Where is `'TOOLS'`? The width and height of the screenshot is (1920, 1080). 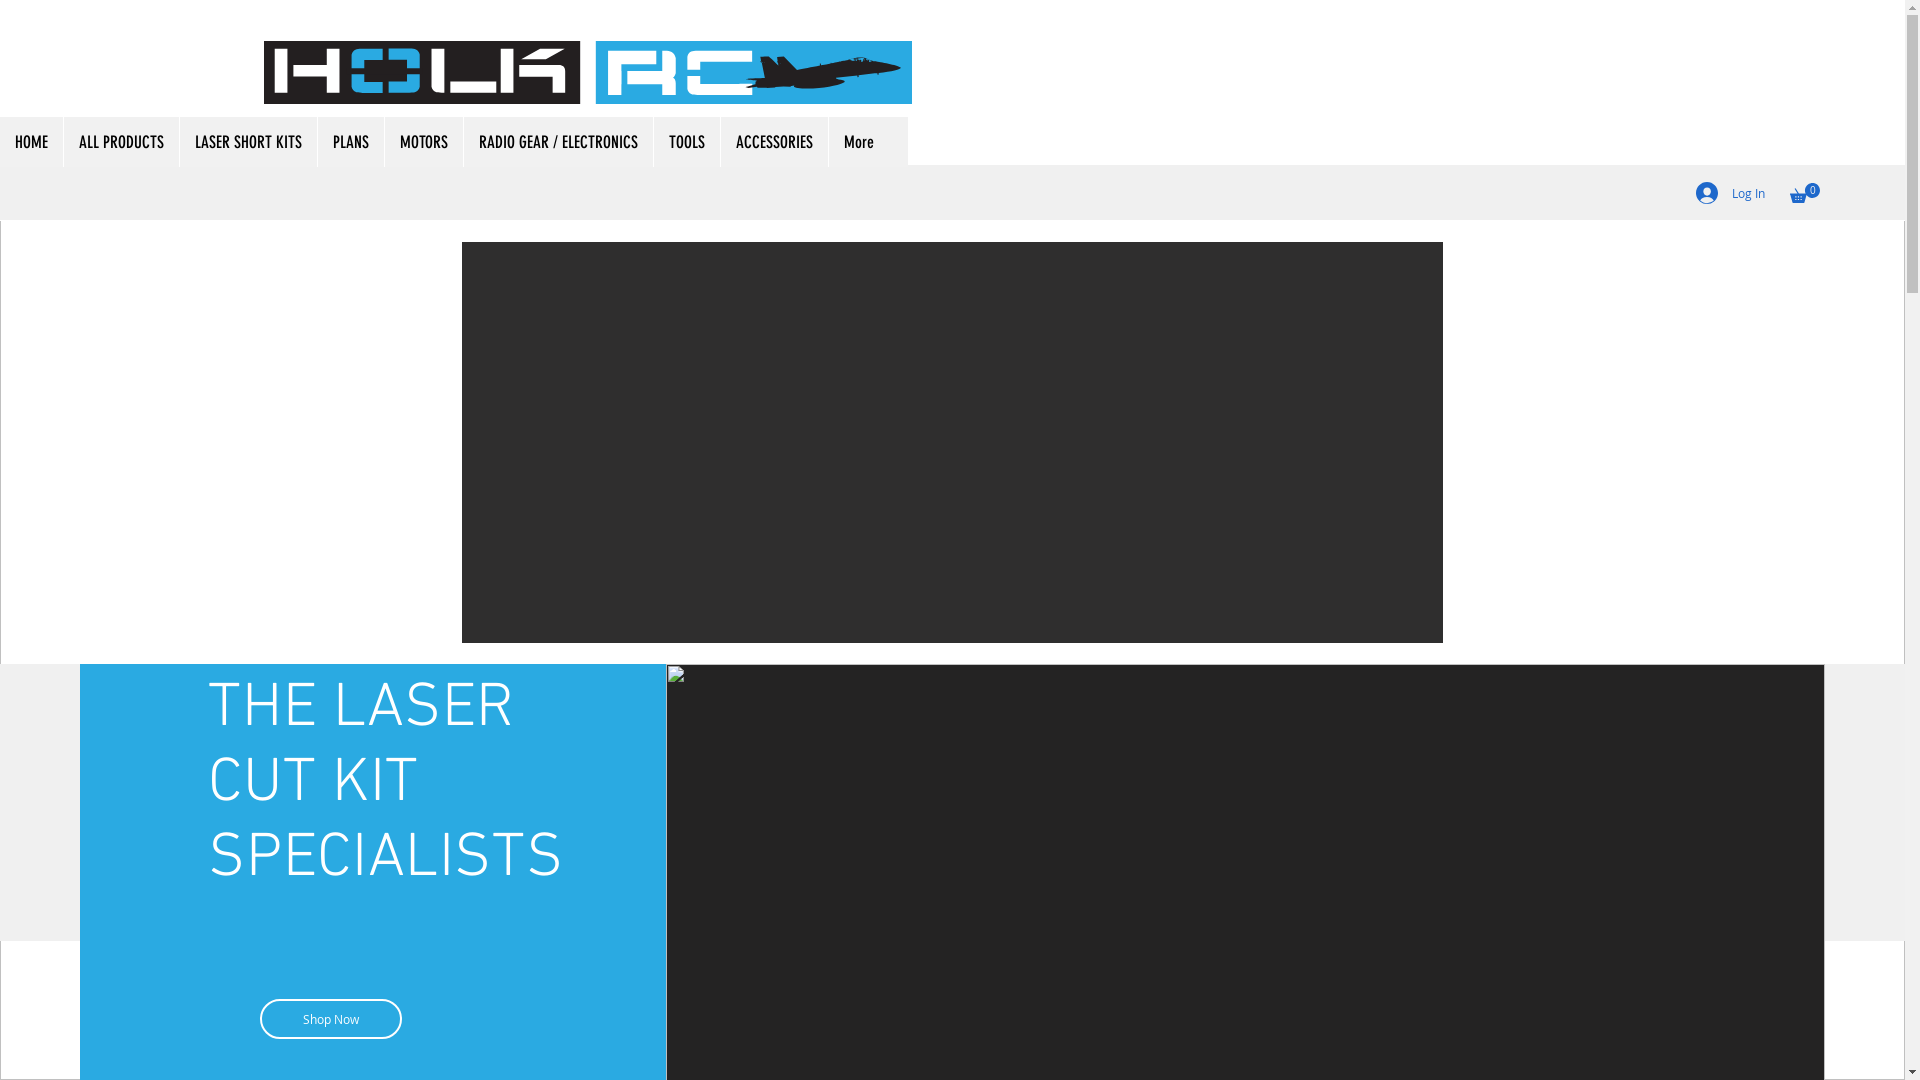 'TOOLS' is located at coordinates (686, 141).